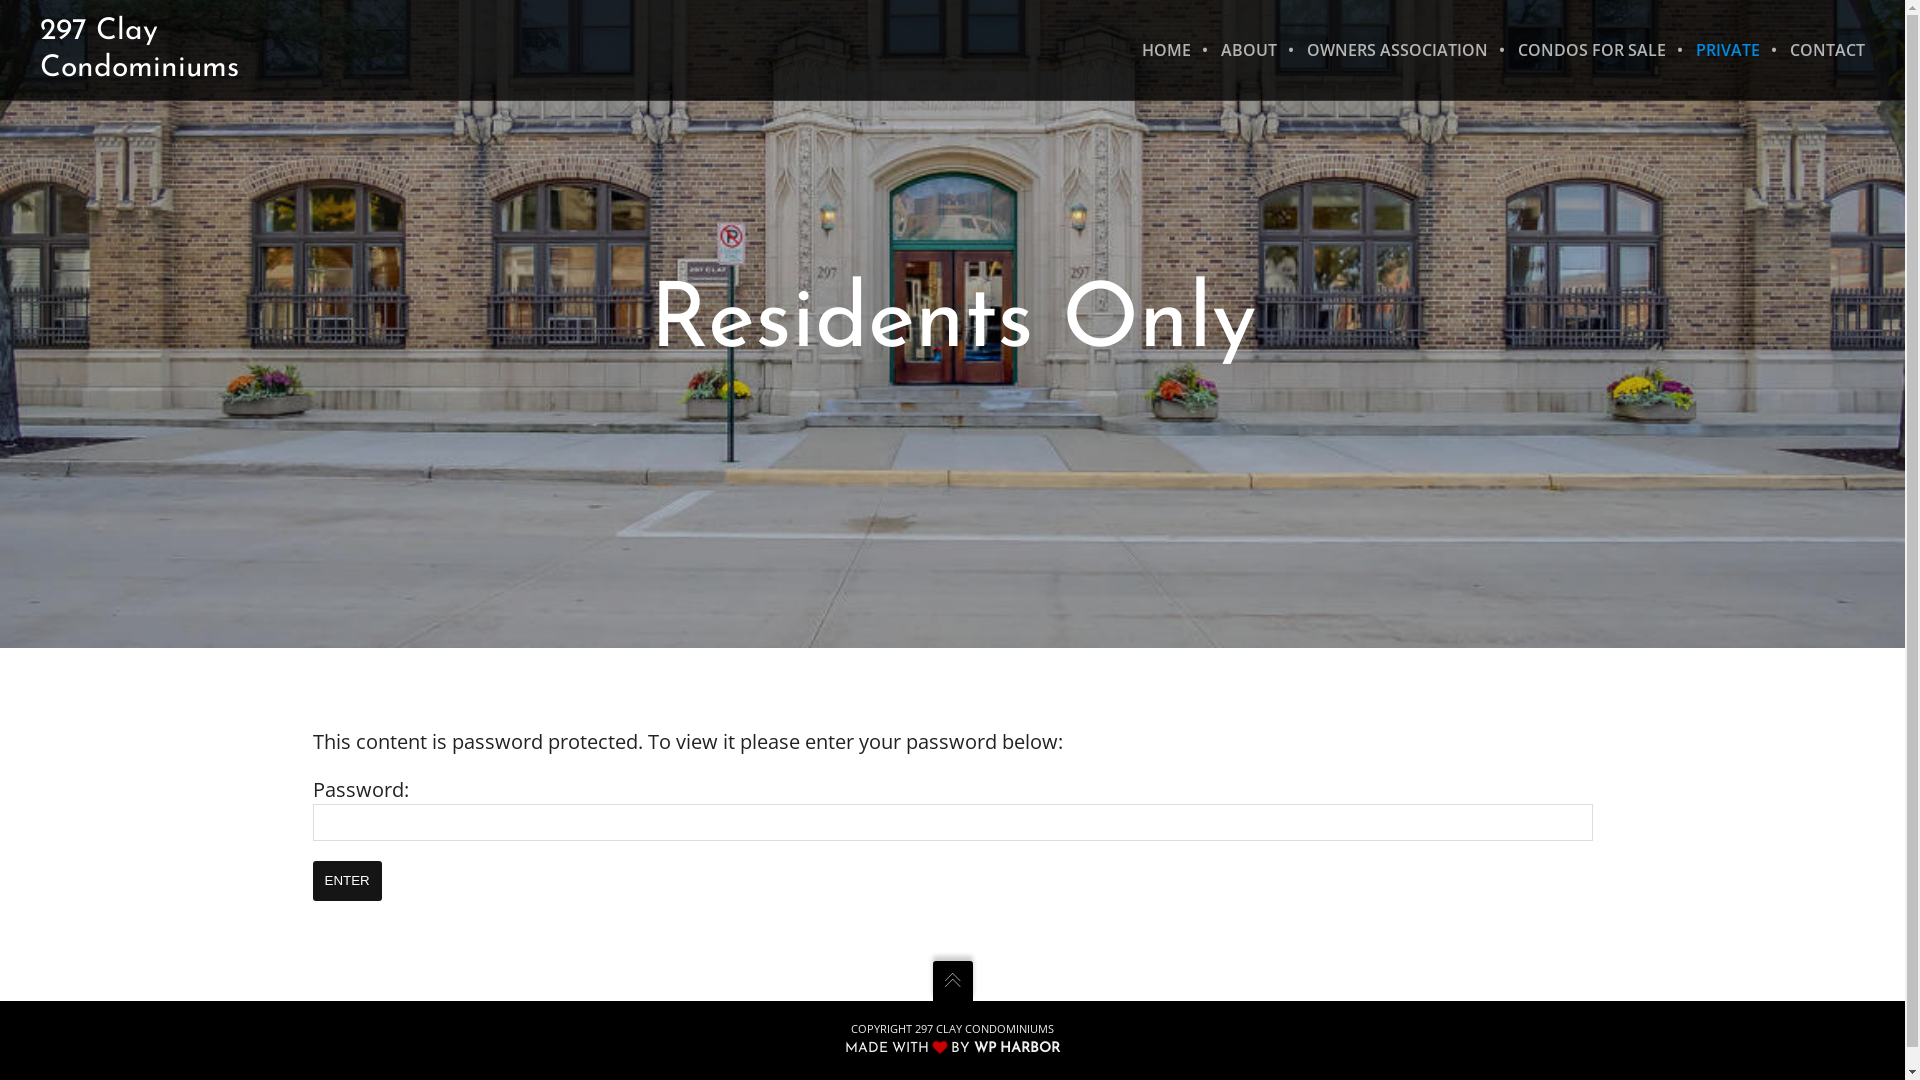  What do you see at coordinates (1396, 49) in the screenshot?
I see `'OWNERS ASSOCIATION'` at bounding box center [1396, 49].